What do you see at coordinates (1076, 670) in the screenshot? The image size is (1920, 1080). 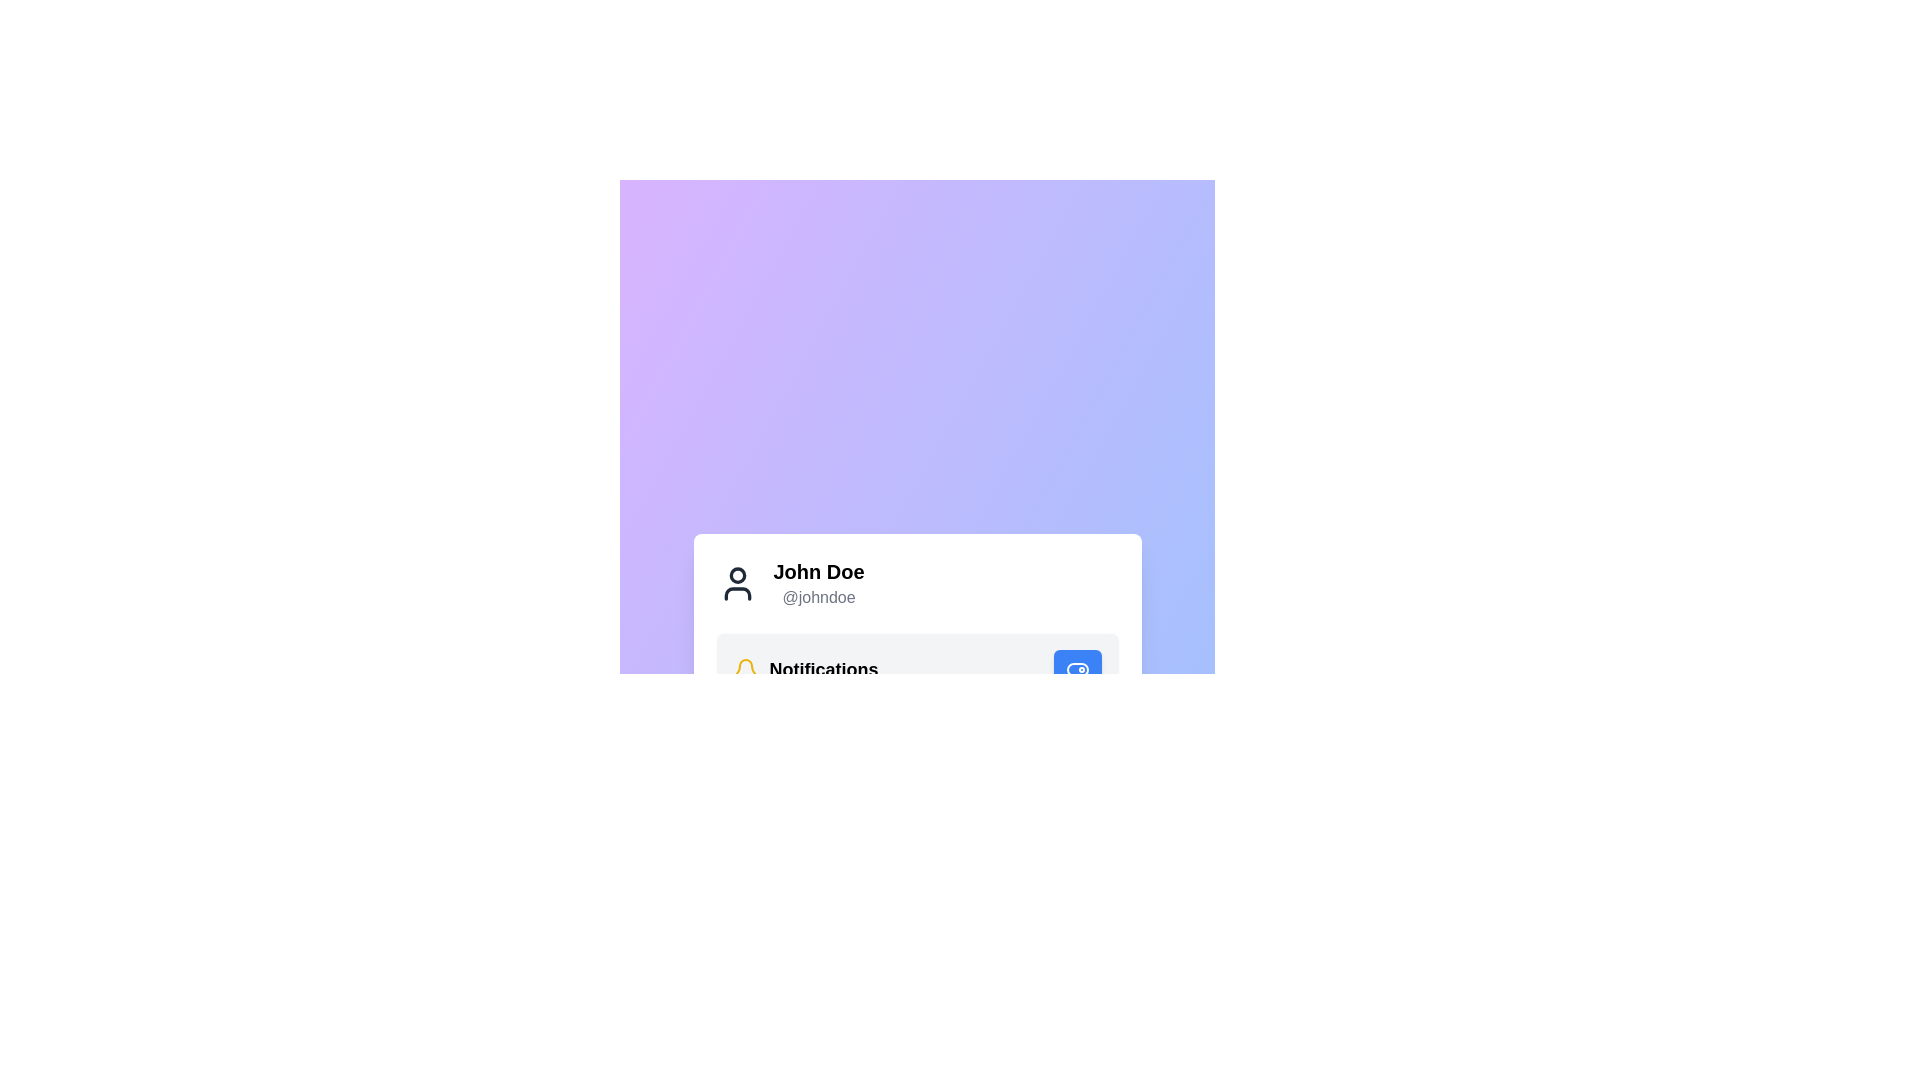 I see `the blue oval toggle switch located within the button in the dropdown below the 'John Doe' section to switch its state` at bounding box center [1076, 670].